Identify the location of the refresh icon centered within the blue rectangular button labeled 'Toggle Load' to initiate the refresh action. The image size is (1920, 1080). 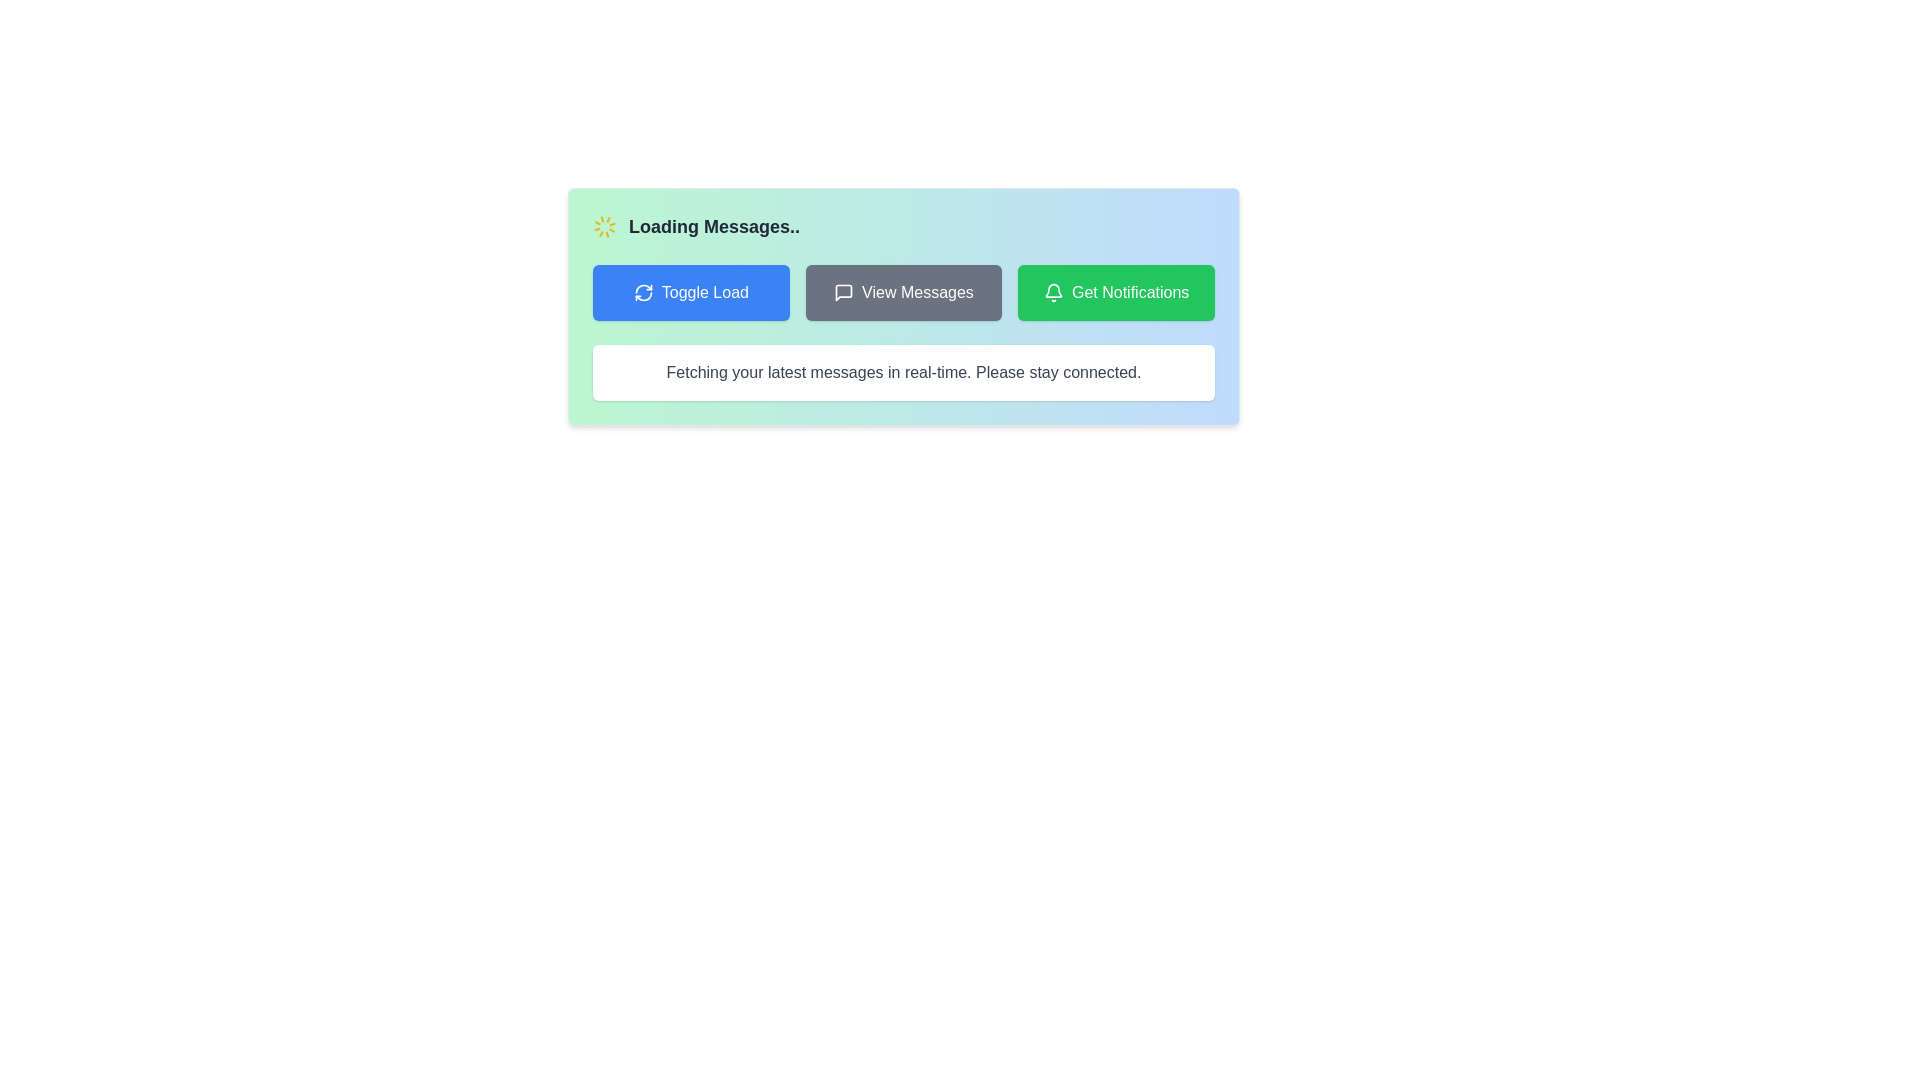
(643, 293).